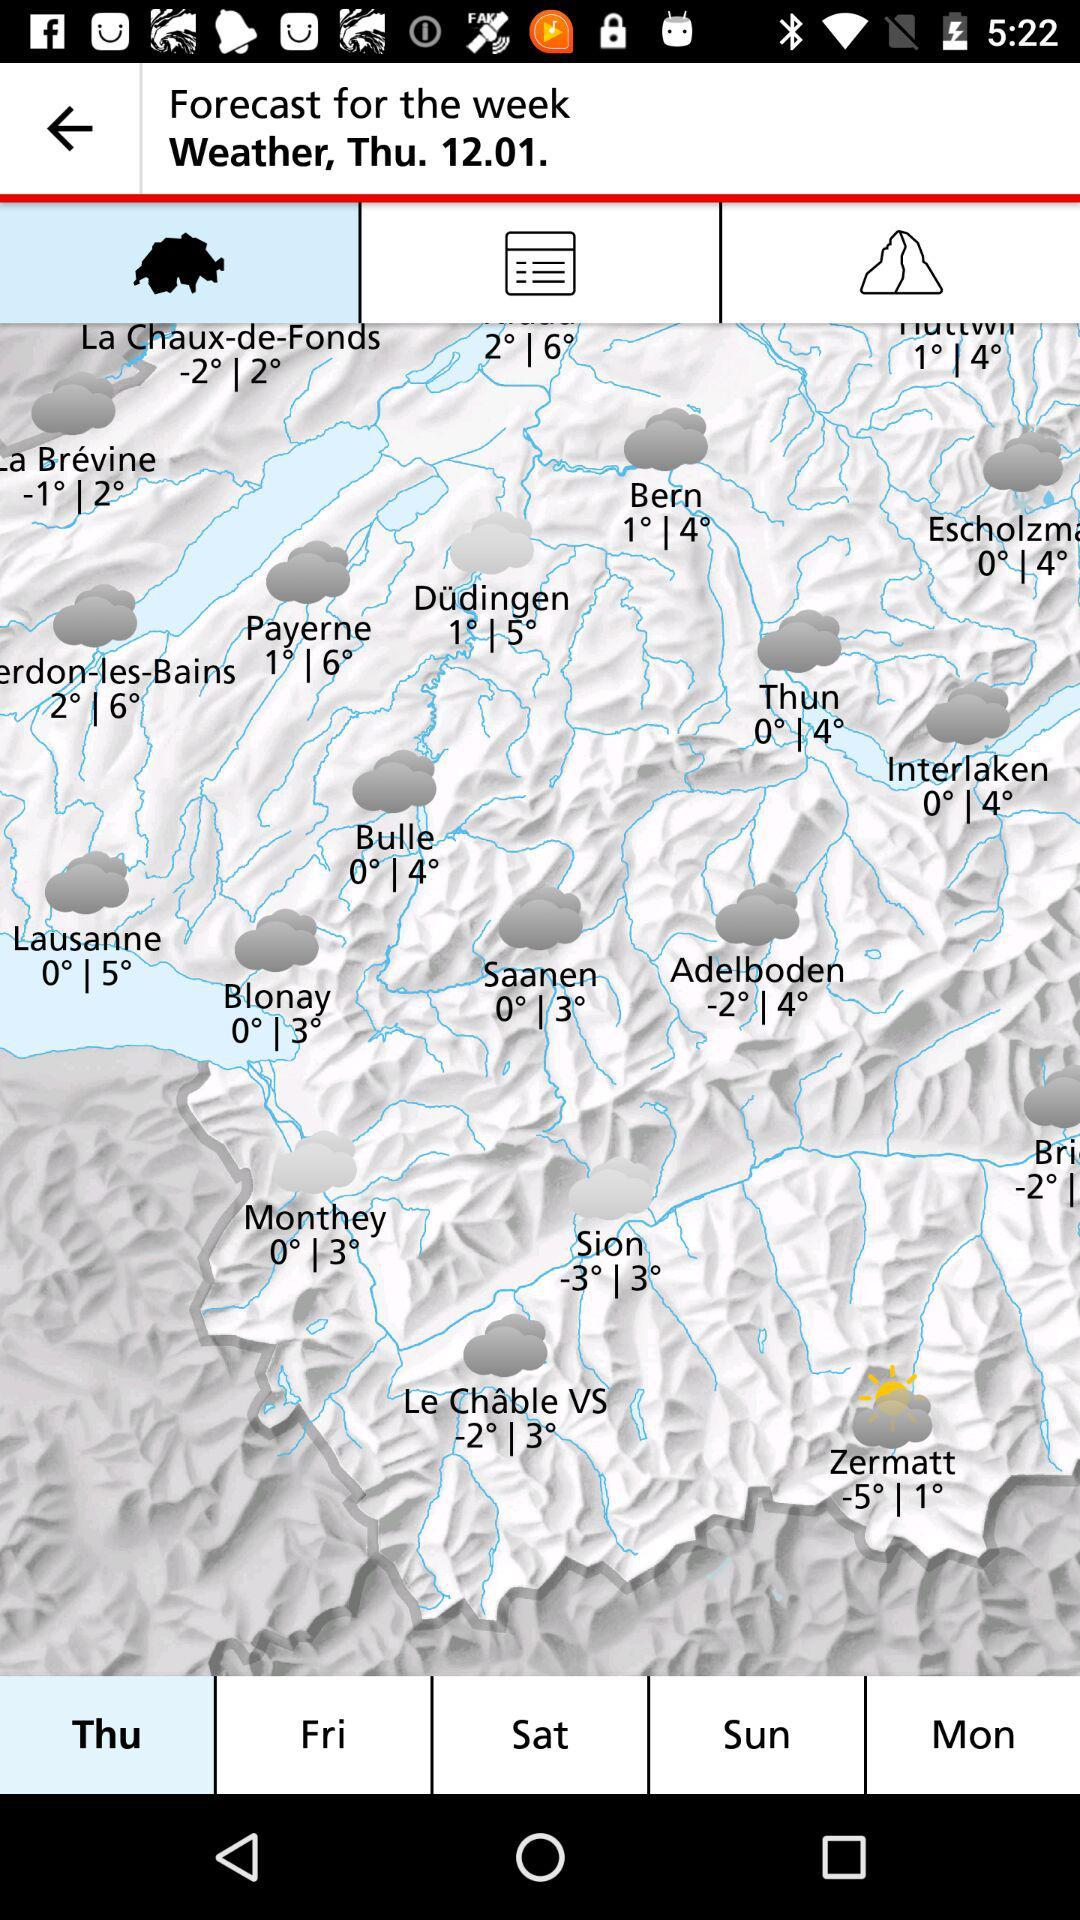 The width and height of the screenshot is (1080, 1920). I want to click on item to the right of the sun item, so click(972, 1734).